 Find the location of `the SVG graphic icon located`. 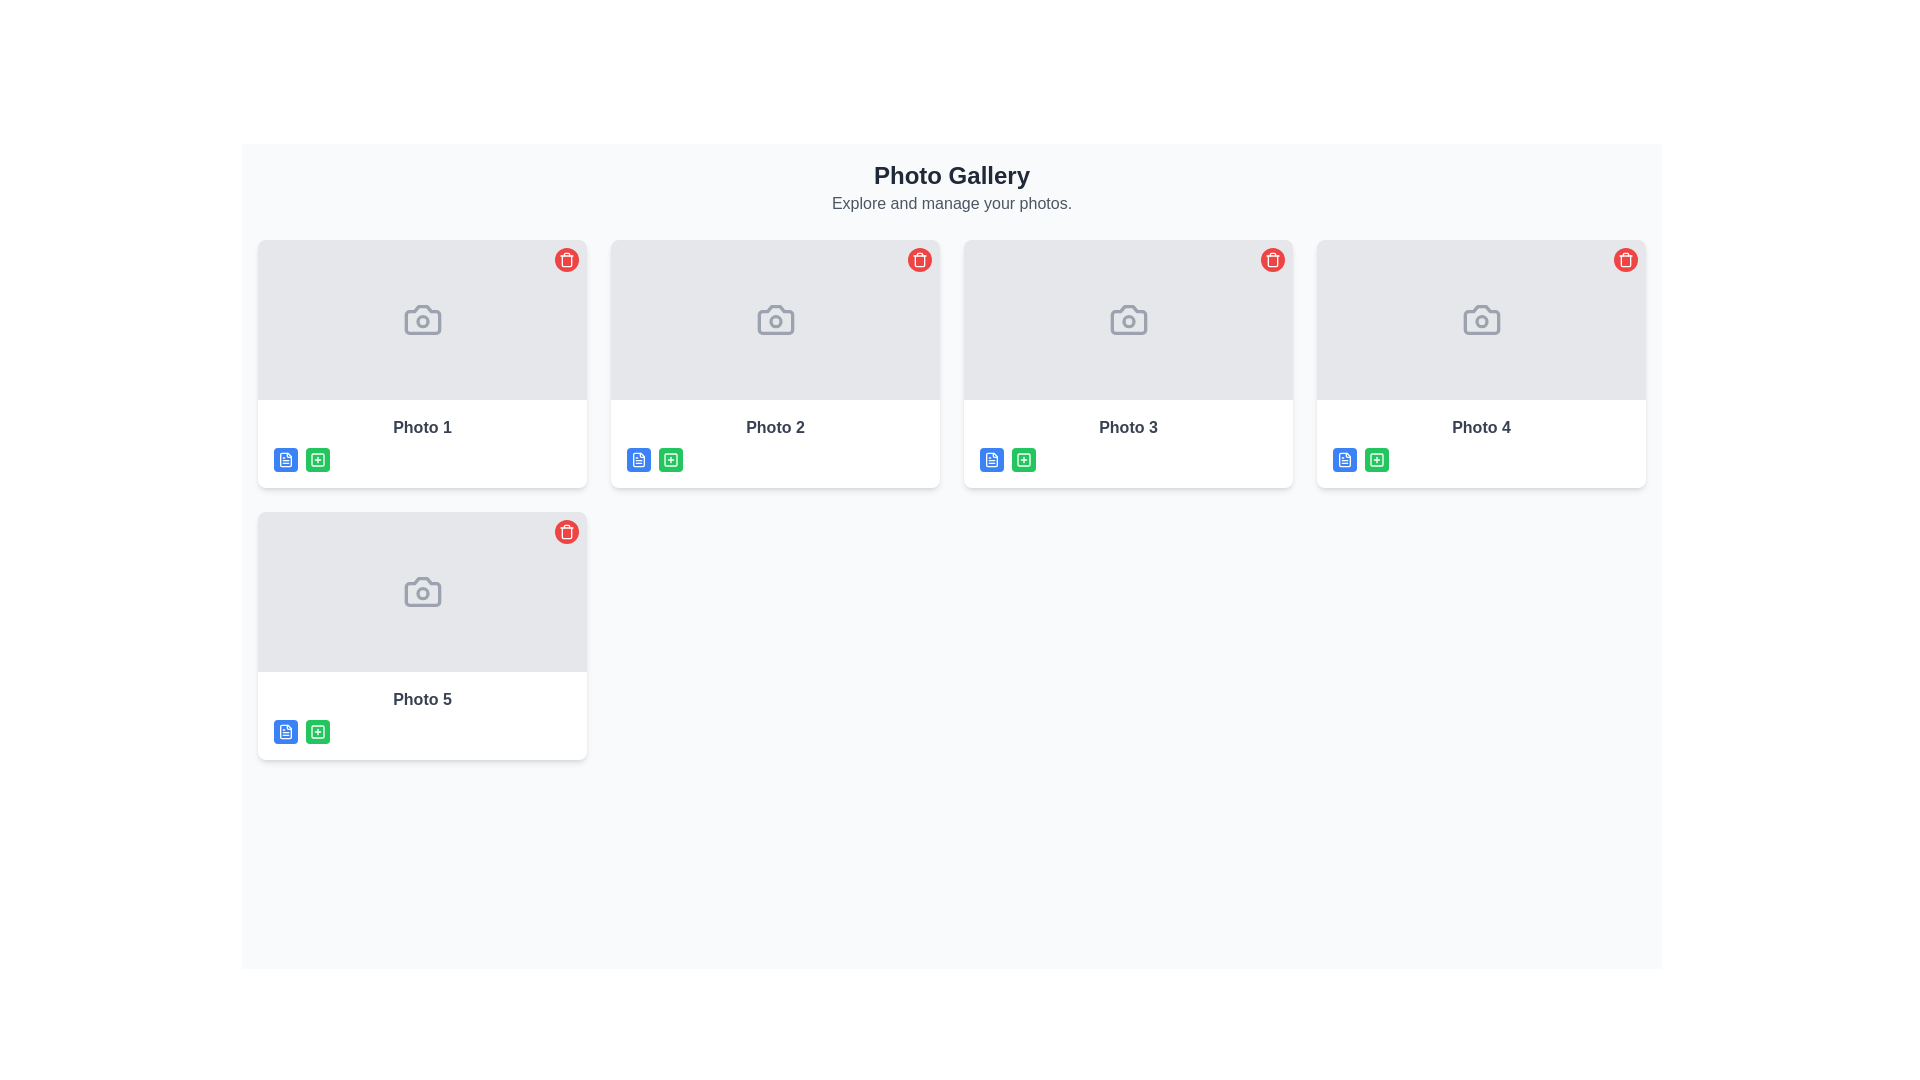

the SVG graphic icon located is located at coordinates (637, 459).